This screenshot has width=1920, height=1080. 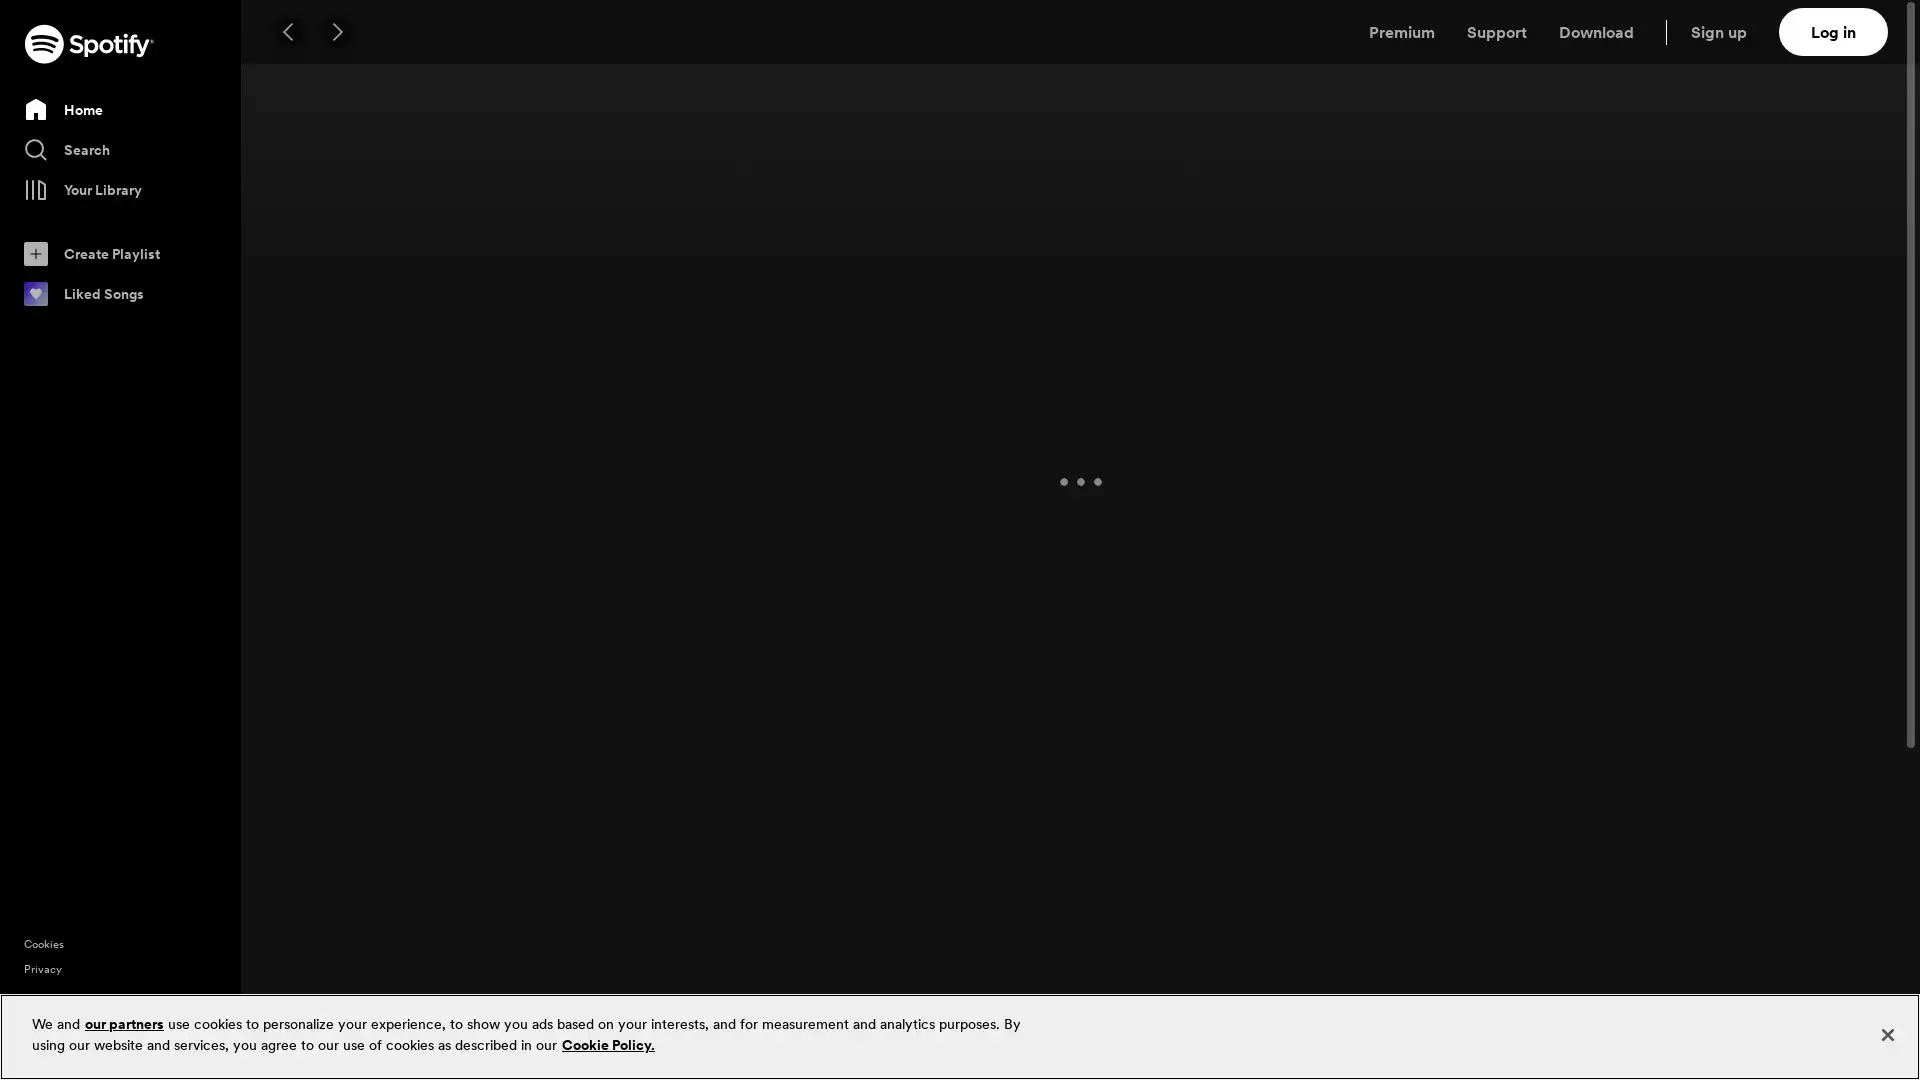 I want to click on Play Feelin' Myself, so click(x=608, y=1005).